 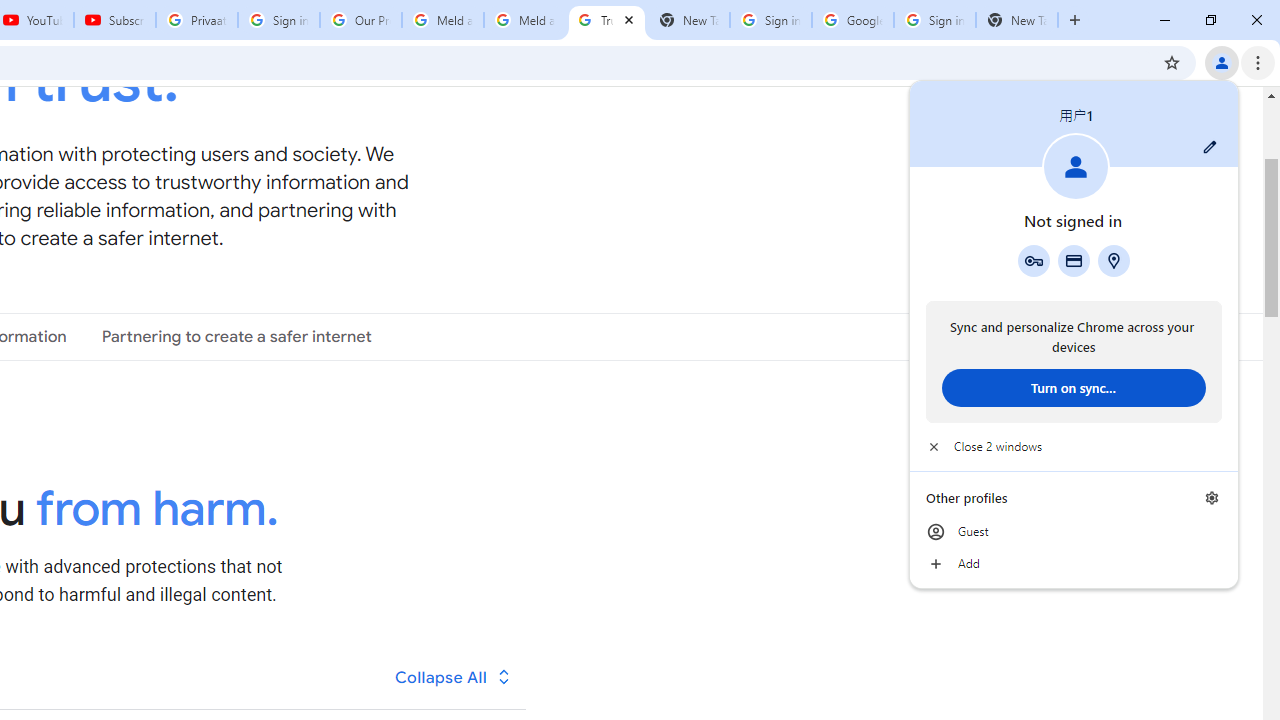 I want to click on 'Google Cybersecurity Innovations - Google Safety Center', so click(x=852, y=20).